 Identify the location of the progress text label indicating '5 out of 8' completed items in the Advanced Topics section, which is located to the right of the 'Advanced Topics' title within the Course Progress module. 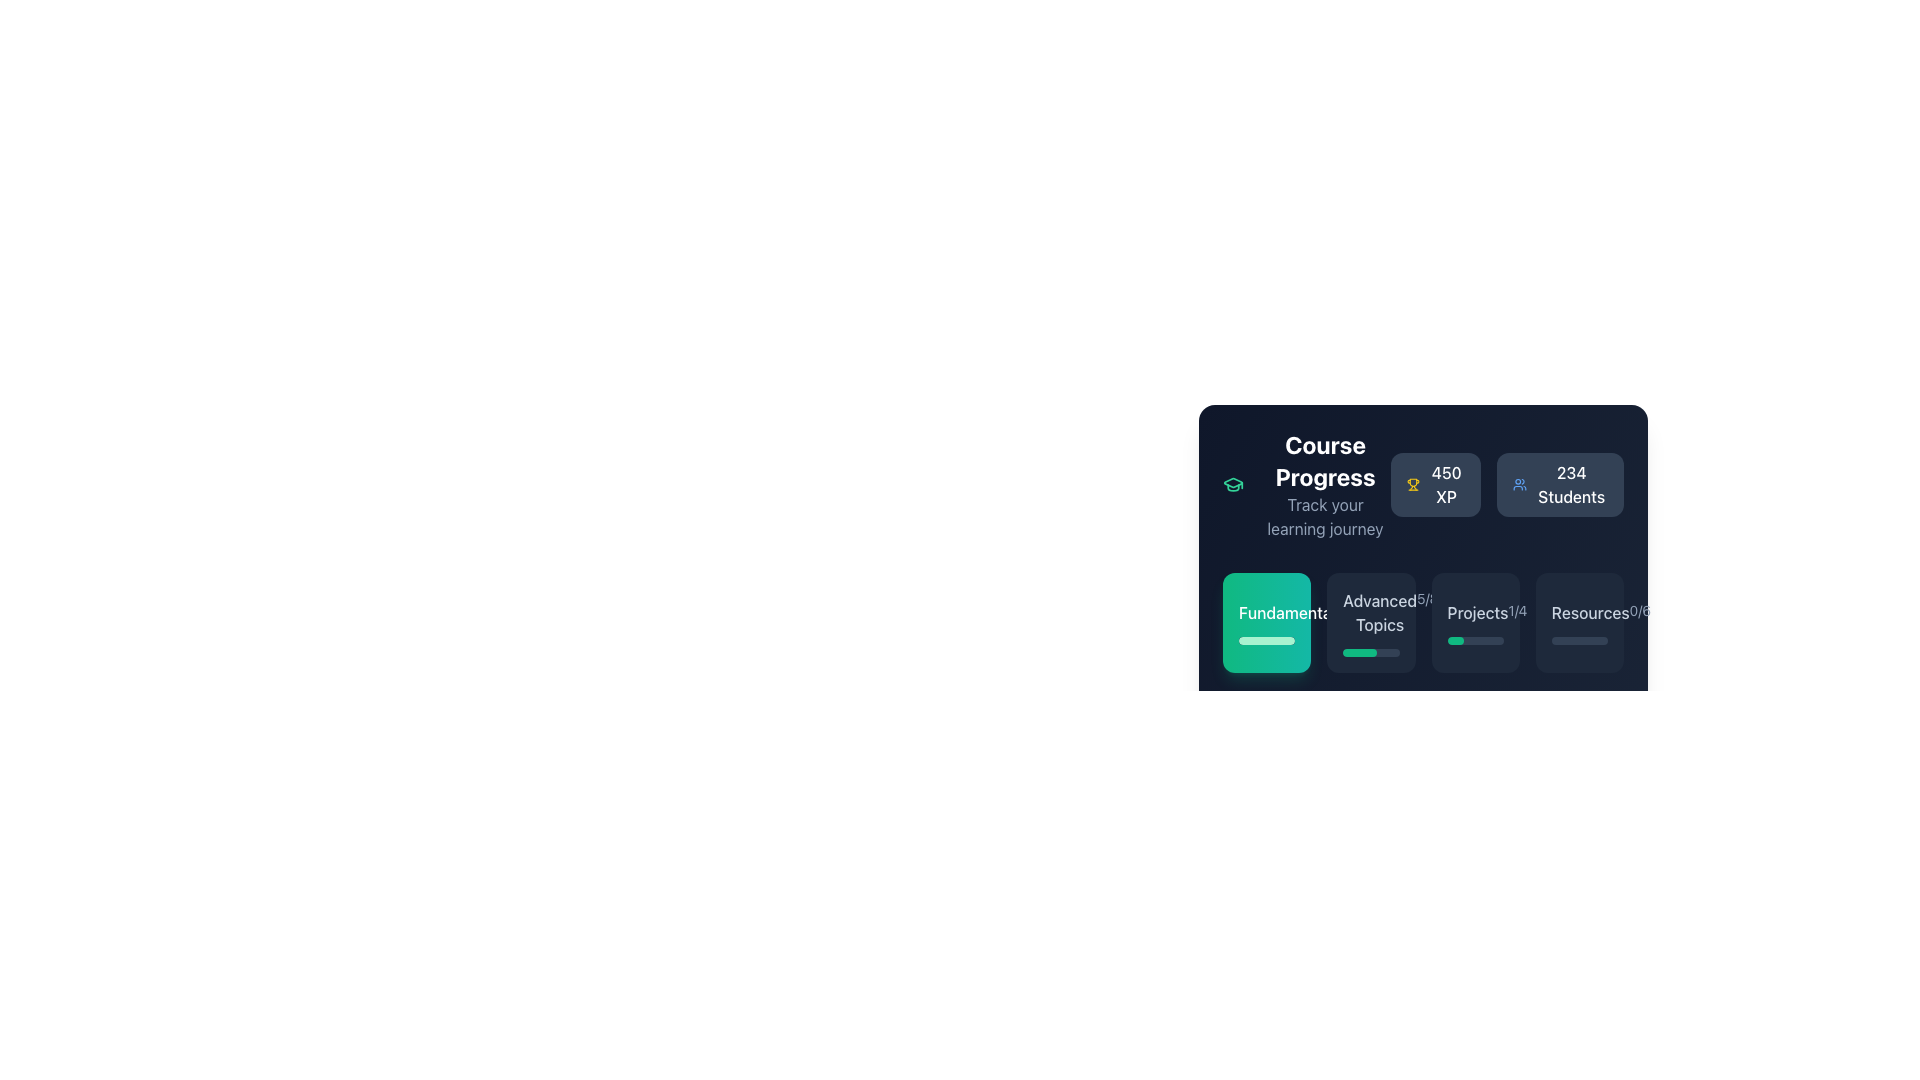
(1426, 597).